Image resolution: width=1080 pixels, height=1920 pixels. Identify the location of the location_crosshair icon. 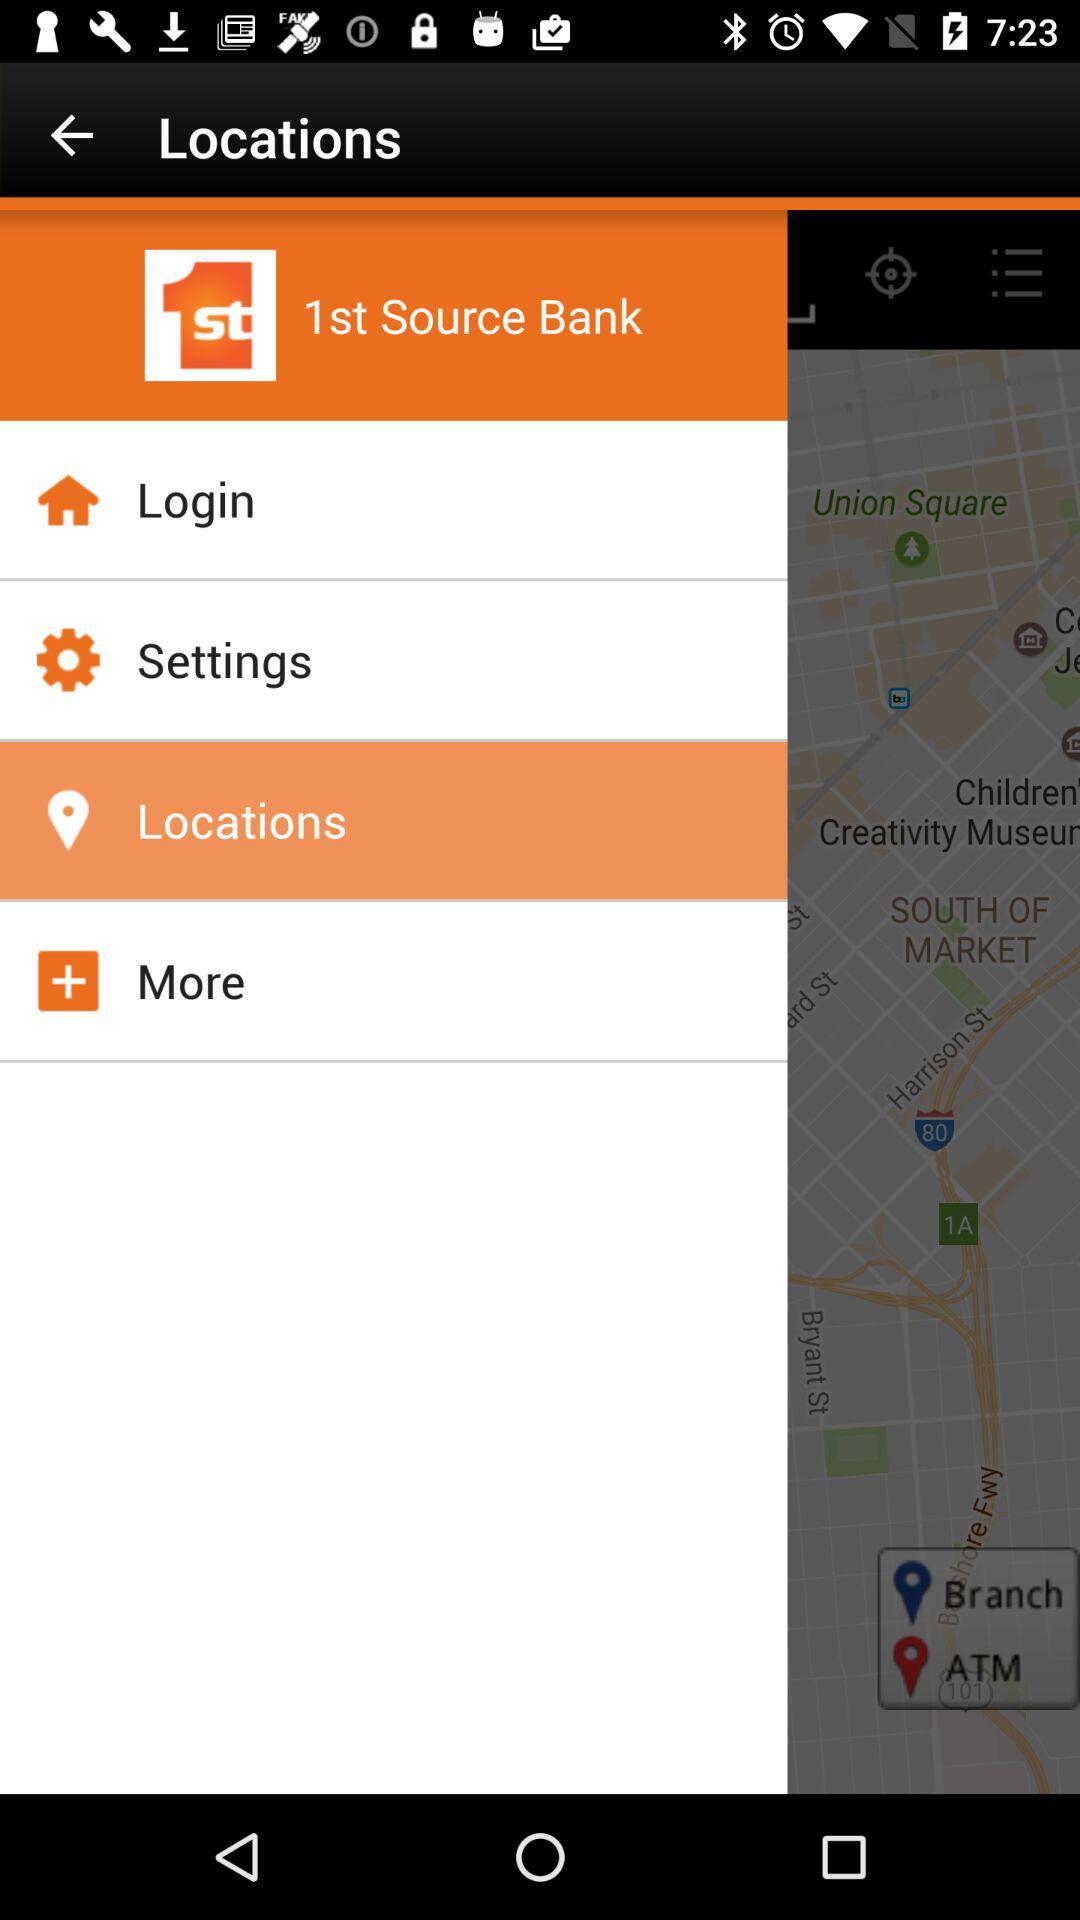
(890, 272).